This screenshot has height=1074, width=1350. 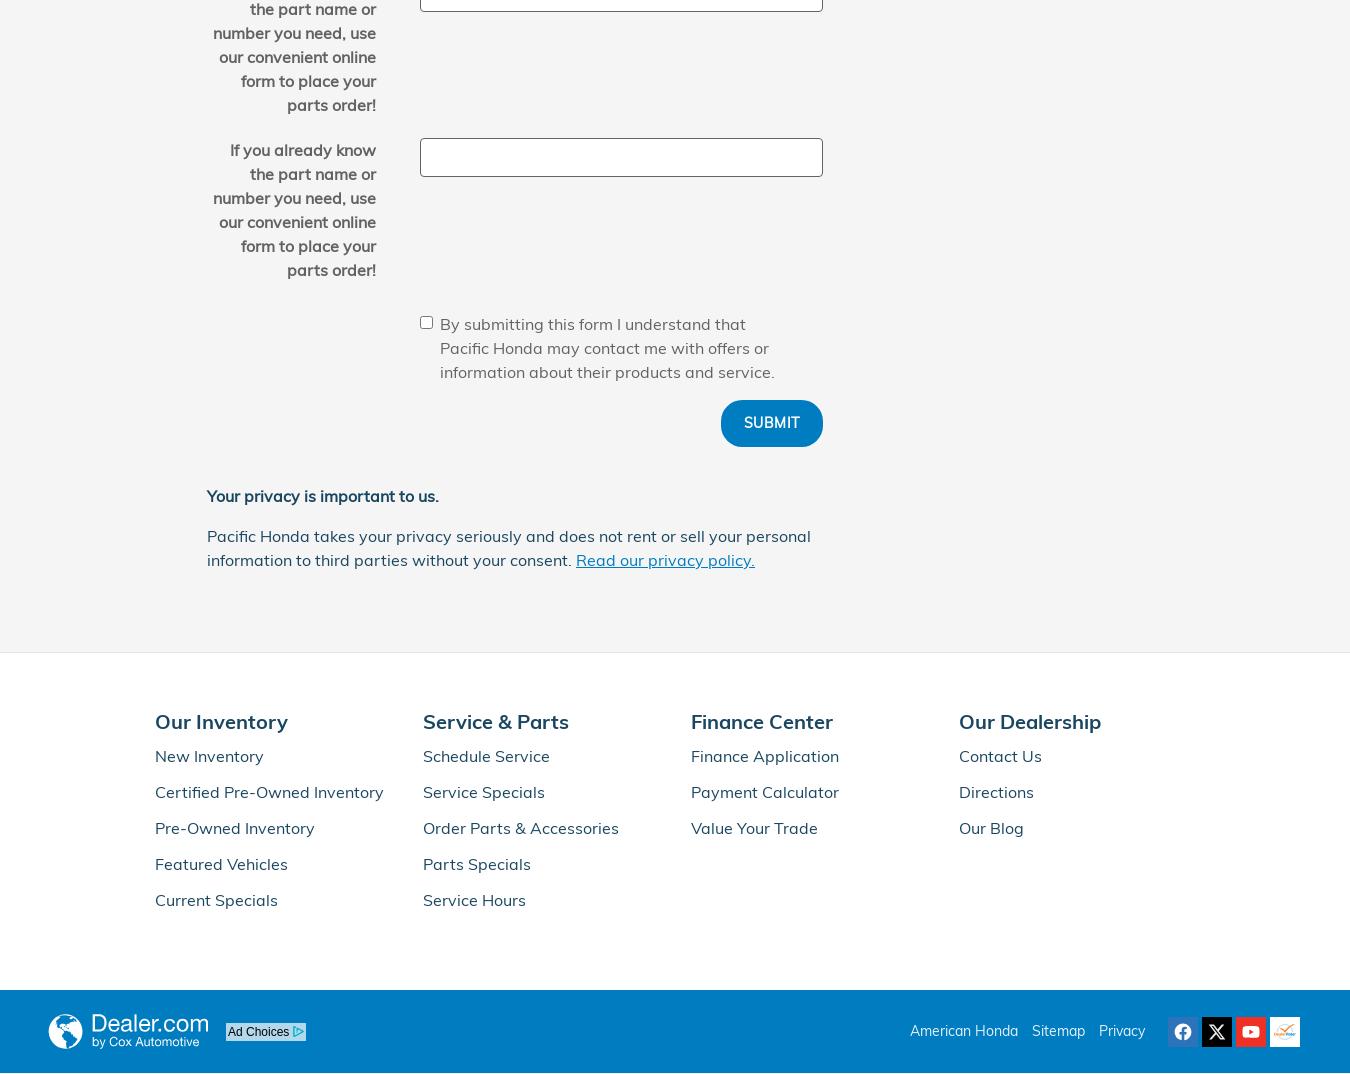 I want to click on 'Featured Vehicles', so click(x=221, y=863).